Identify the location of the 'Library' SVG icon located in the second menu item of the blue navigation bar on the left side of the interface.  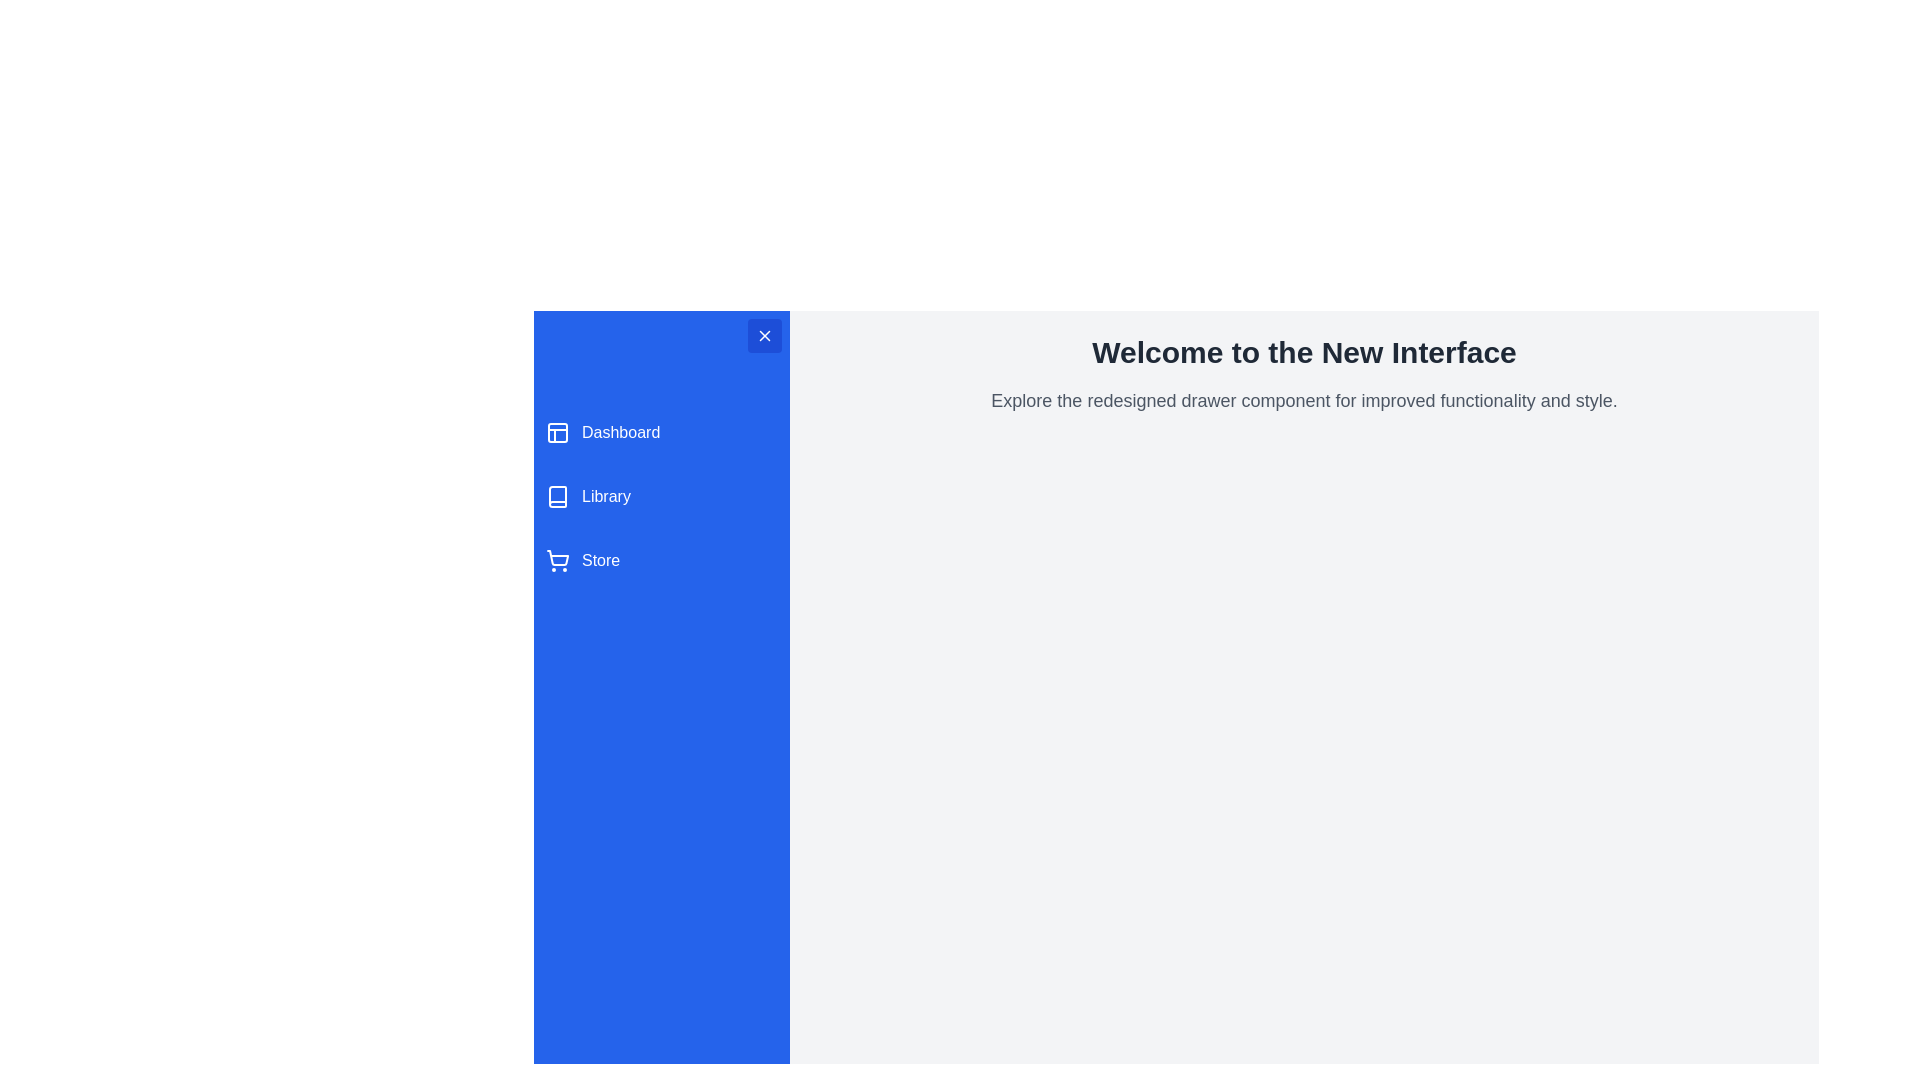
(557, 496).